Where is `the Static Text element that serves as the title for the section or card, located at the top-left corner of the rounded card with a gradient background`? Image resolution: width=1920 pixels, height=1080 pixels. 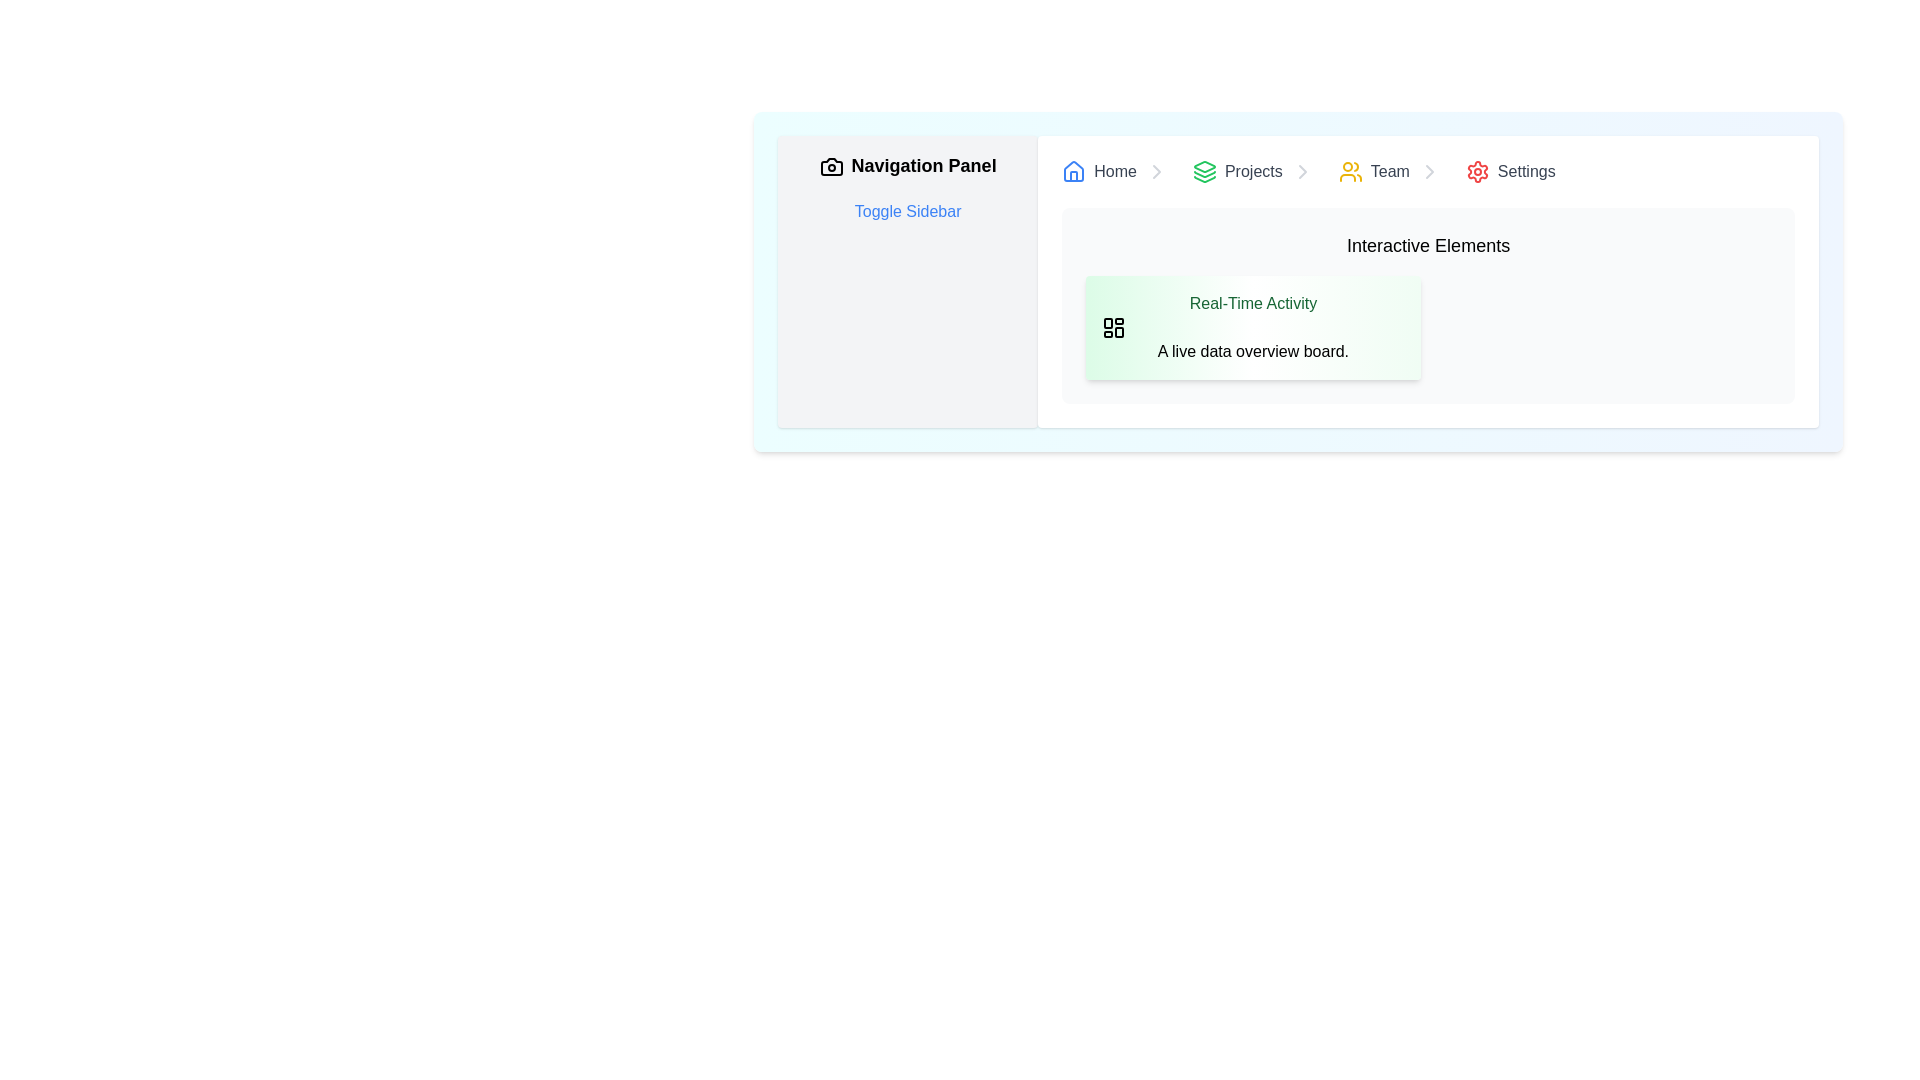 the Static Text element that serves as the title for the section or card, located at the top-left corner of the rounded card with a gradient background is located at coordinates (1252, 304).